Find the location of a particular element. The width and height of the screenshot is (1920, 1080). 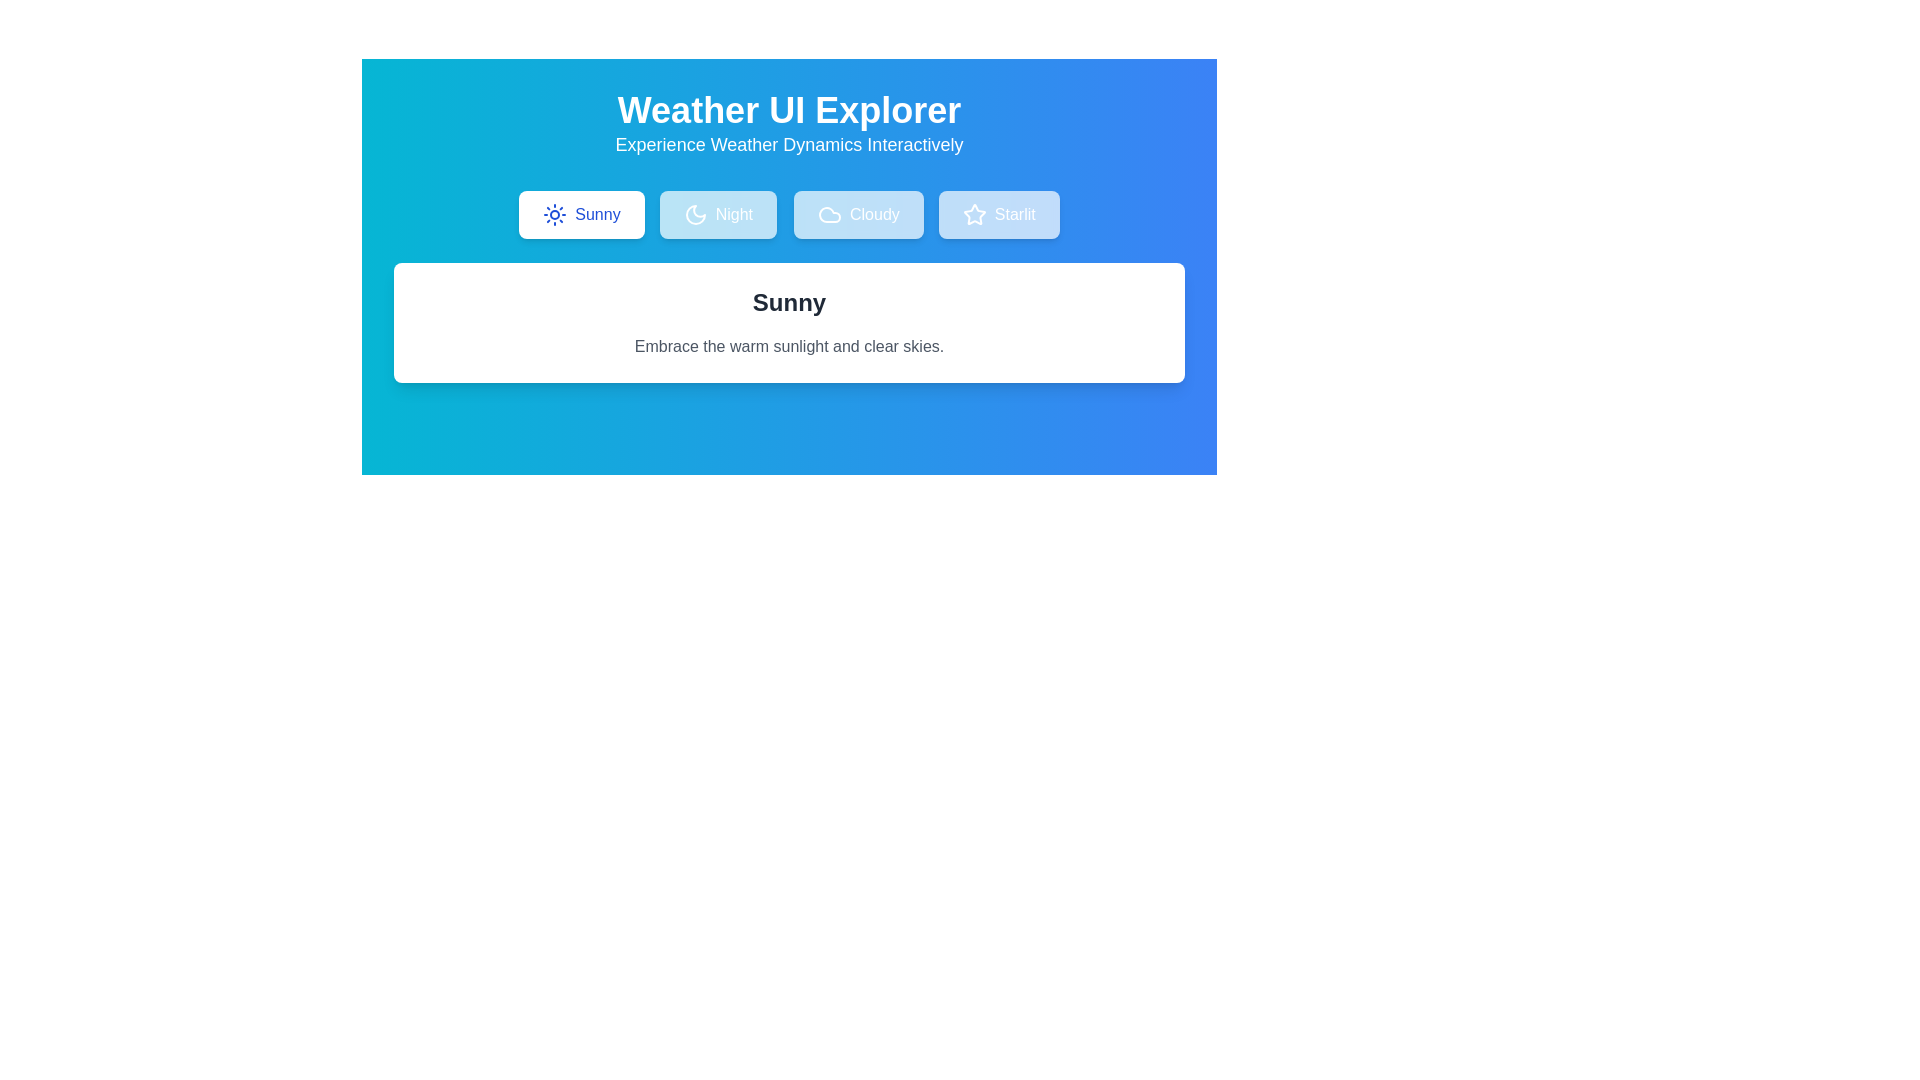

the Night weather tab is located at coordinates (719, 215).